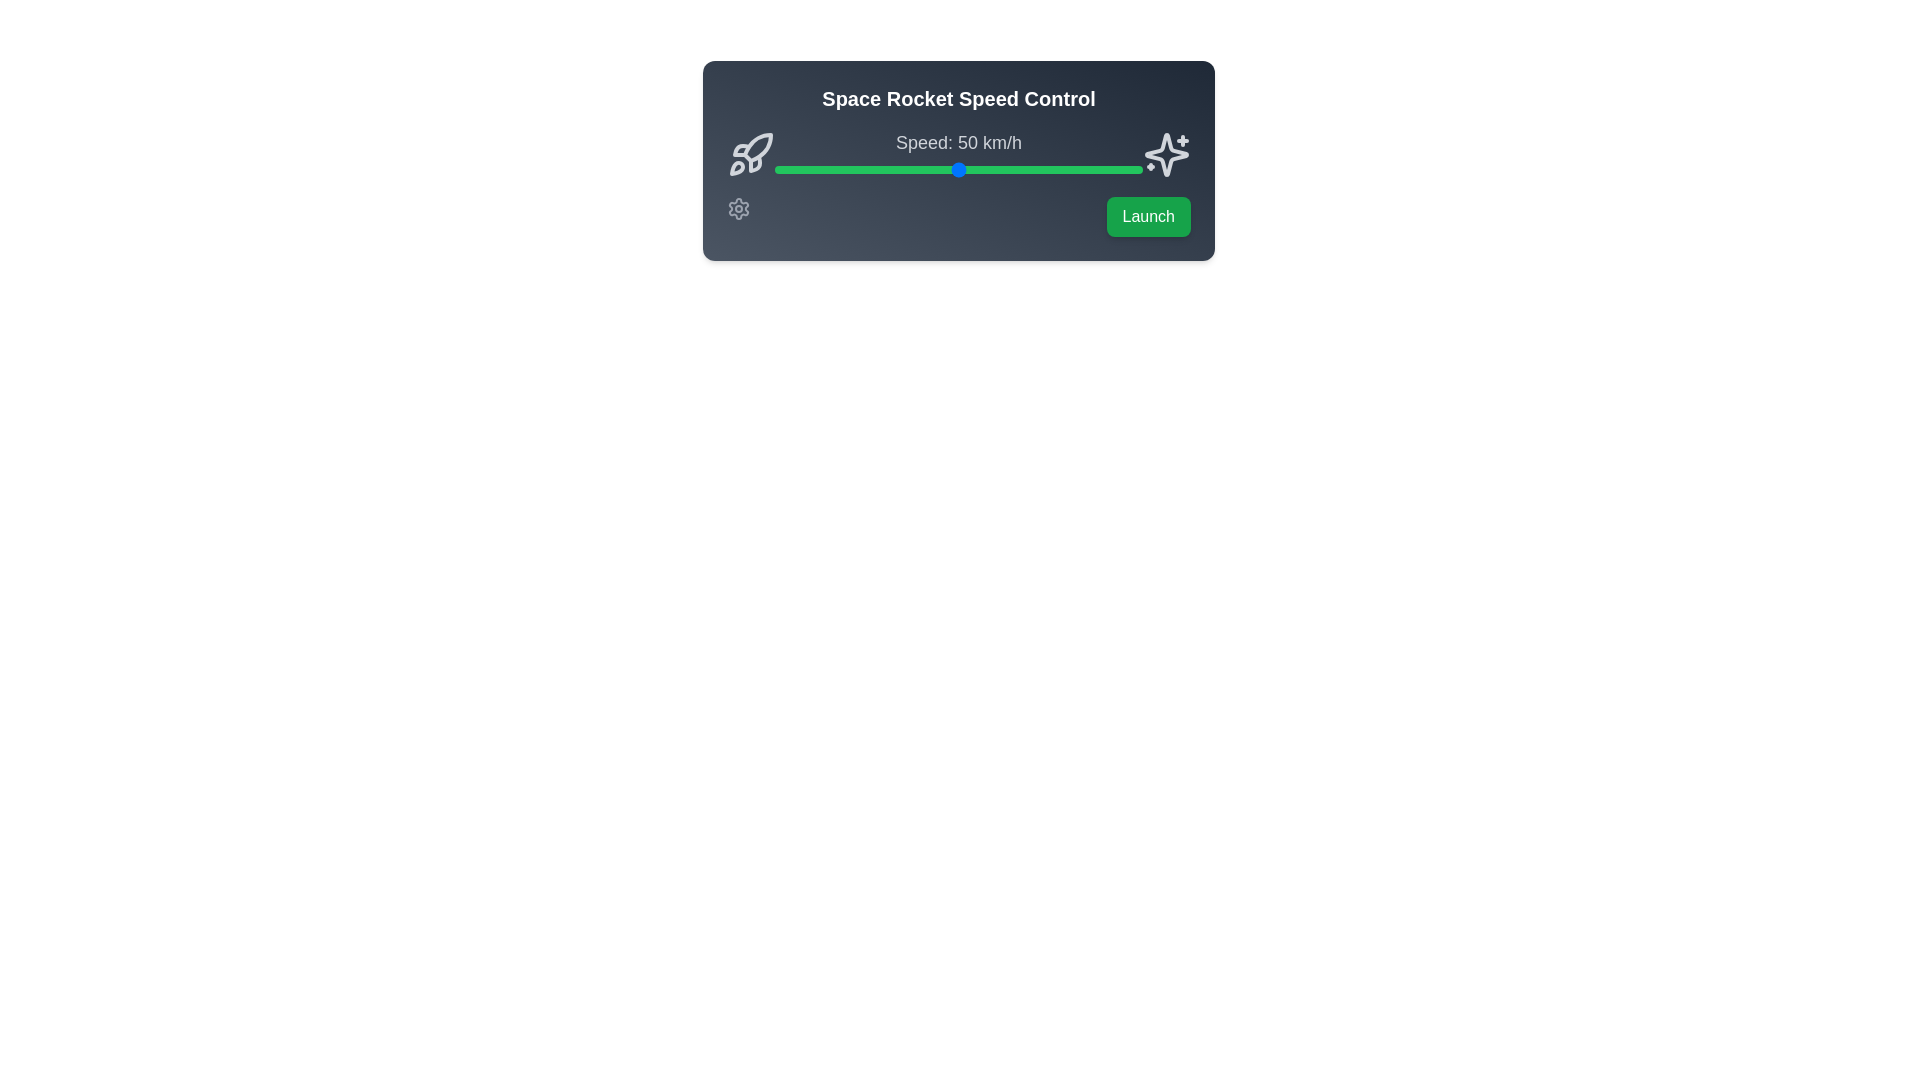 The height and width of the screenshot is (1080, 1920). What do you see at coordinates (808, 168) in the screenshot?
I see `the speed slider to set the speed to 9 km/h` at bounding box center [808, 168].